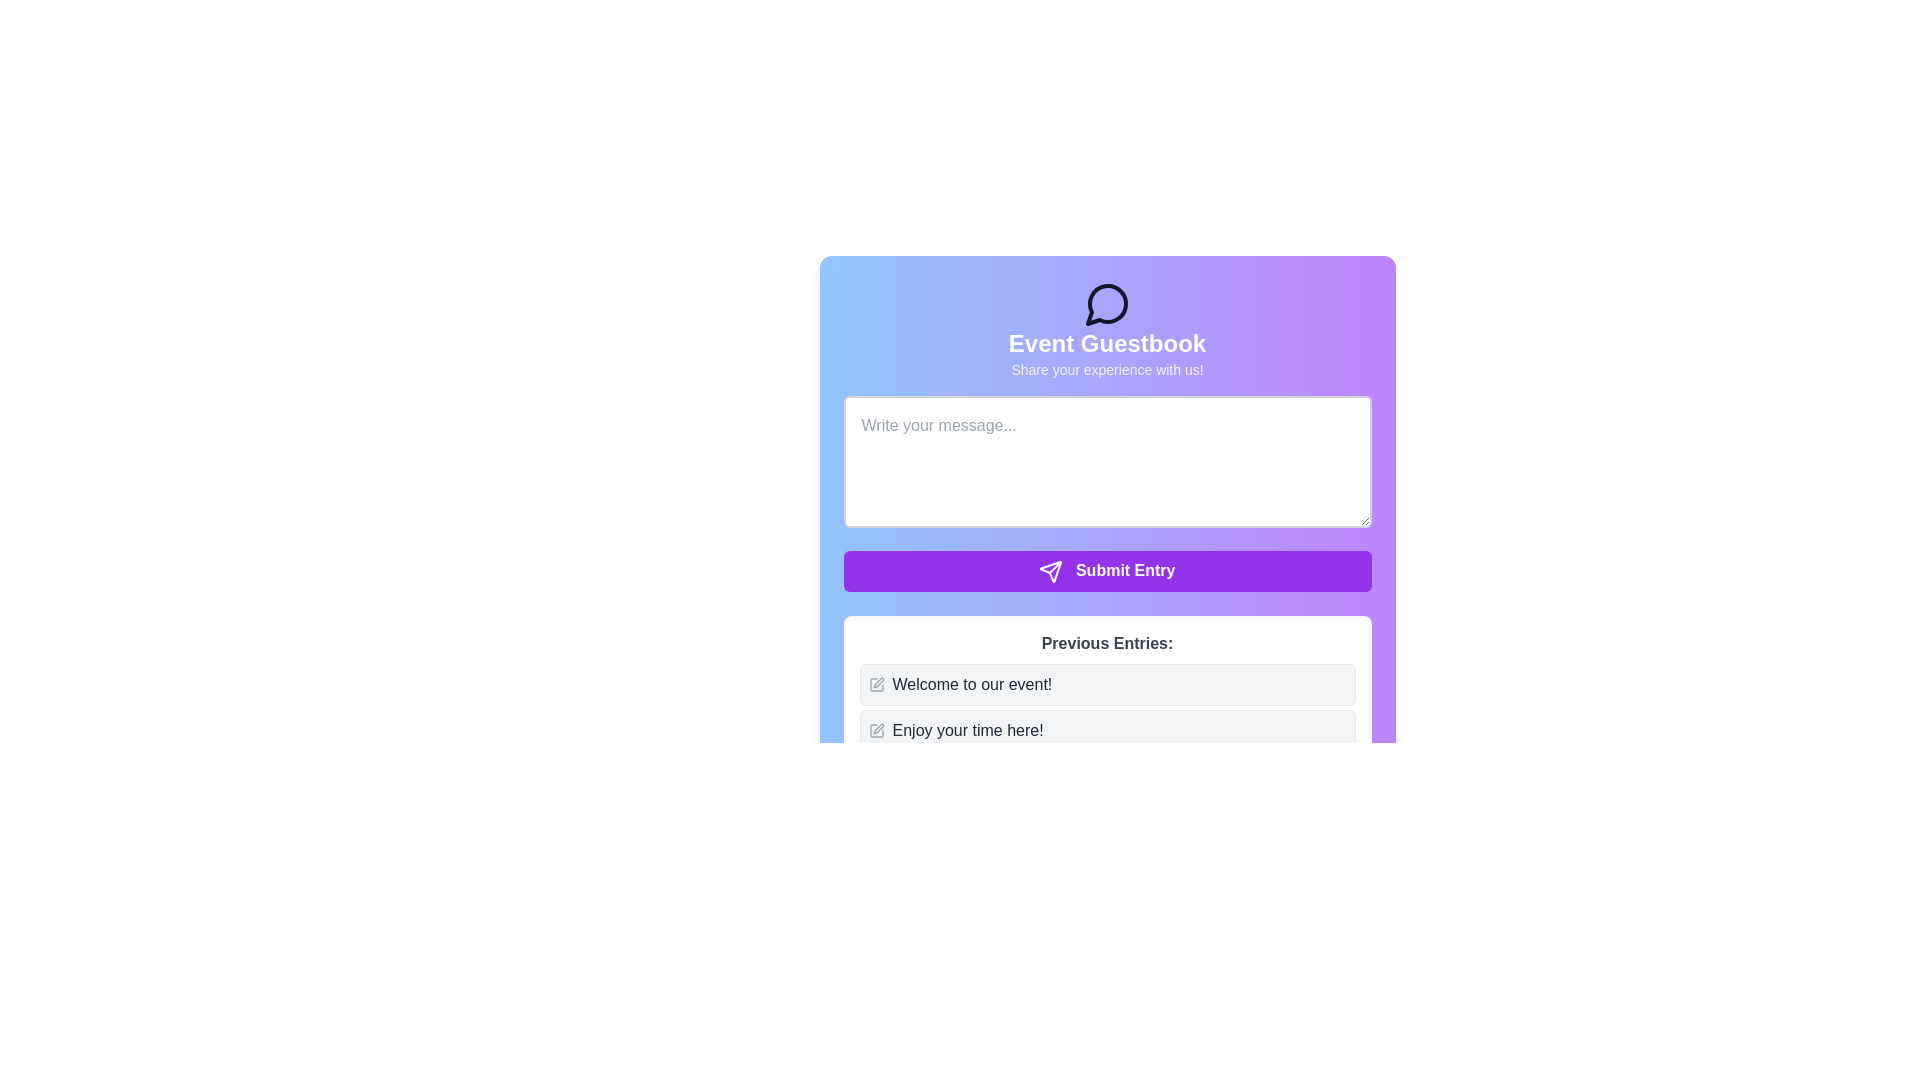  What do you see at coordinates (876, 730) in the screenshot?
I see `the edit icon located` at bounding box center [876, 730].